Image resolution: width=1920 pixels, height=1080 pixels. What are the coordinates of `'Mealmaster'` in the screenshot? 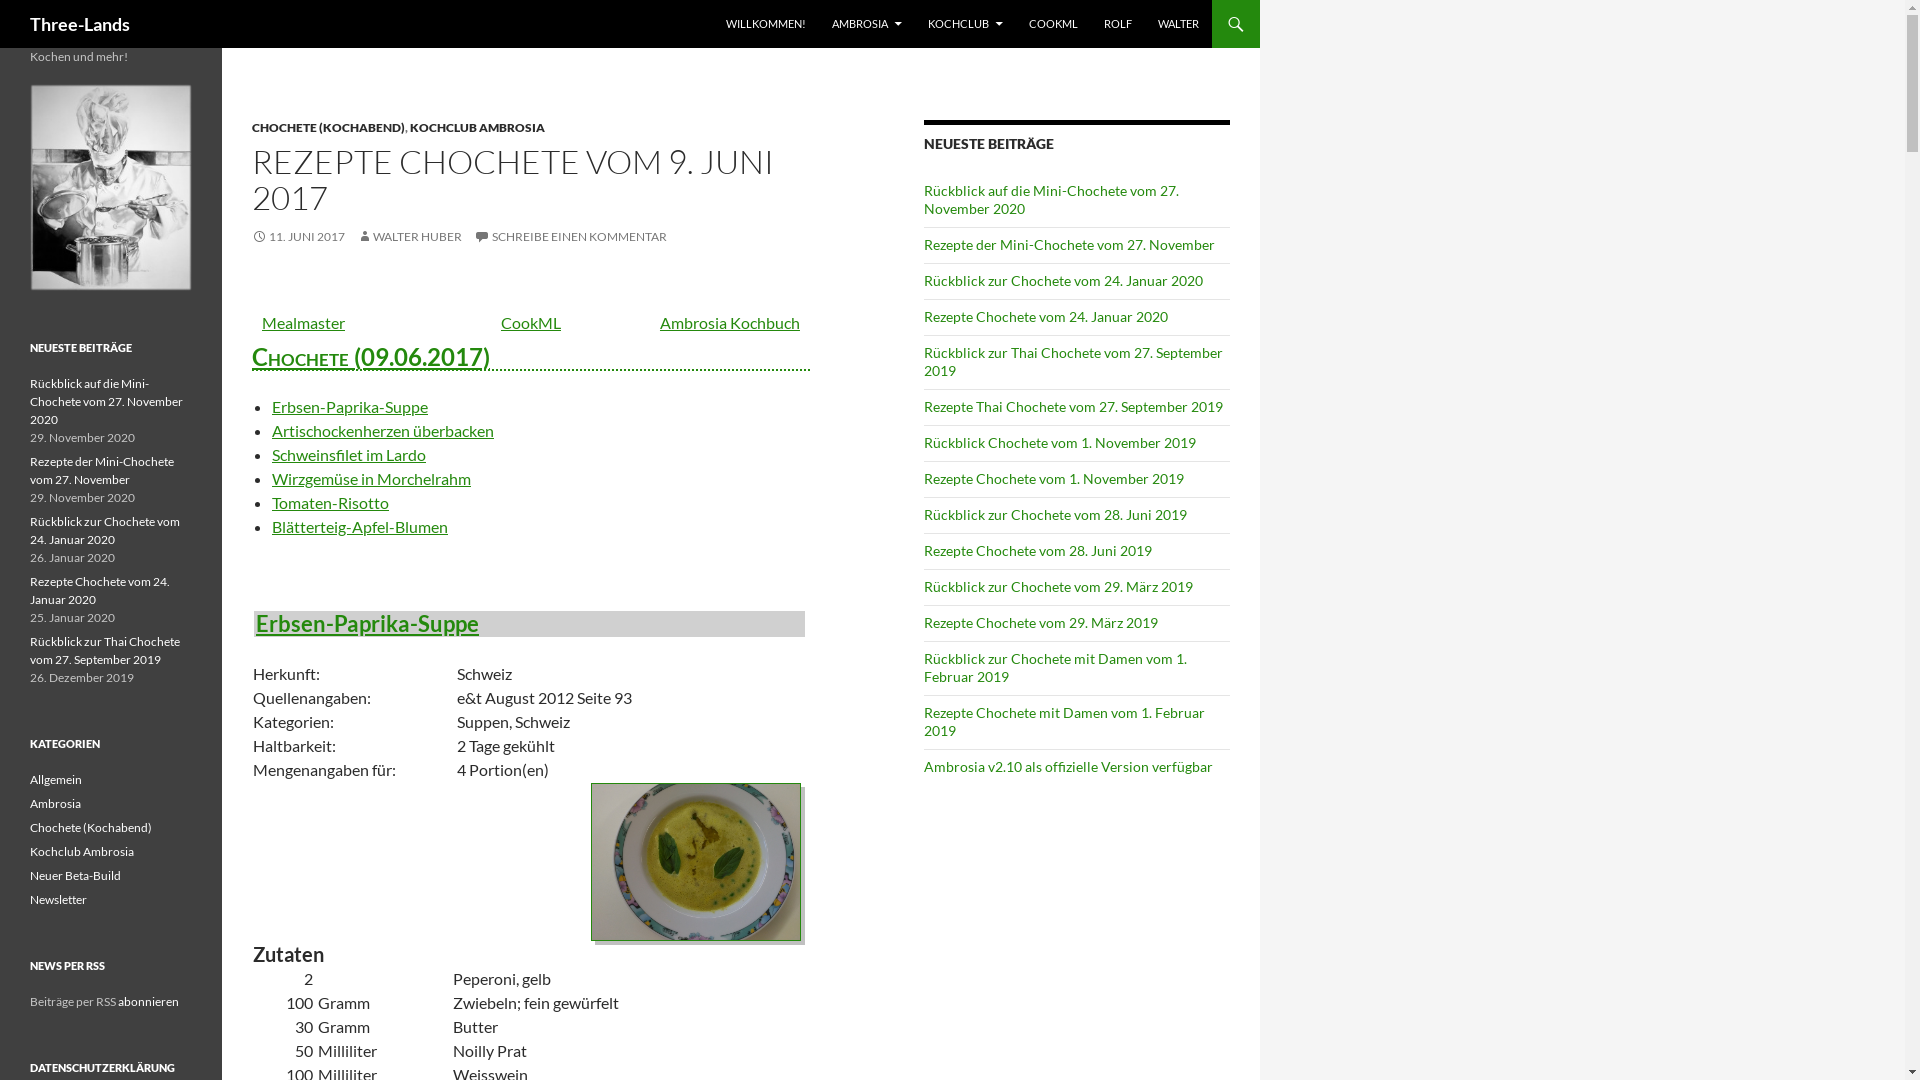 It's located at (302, 321).